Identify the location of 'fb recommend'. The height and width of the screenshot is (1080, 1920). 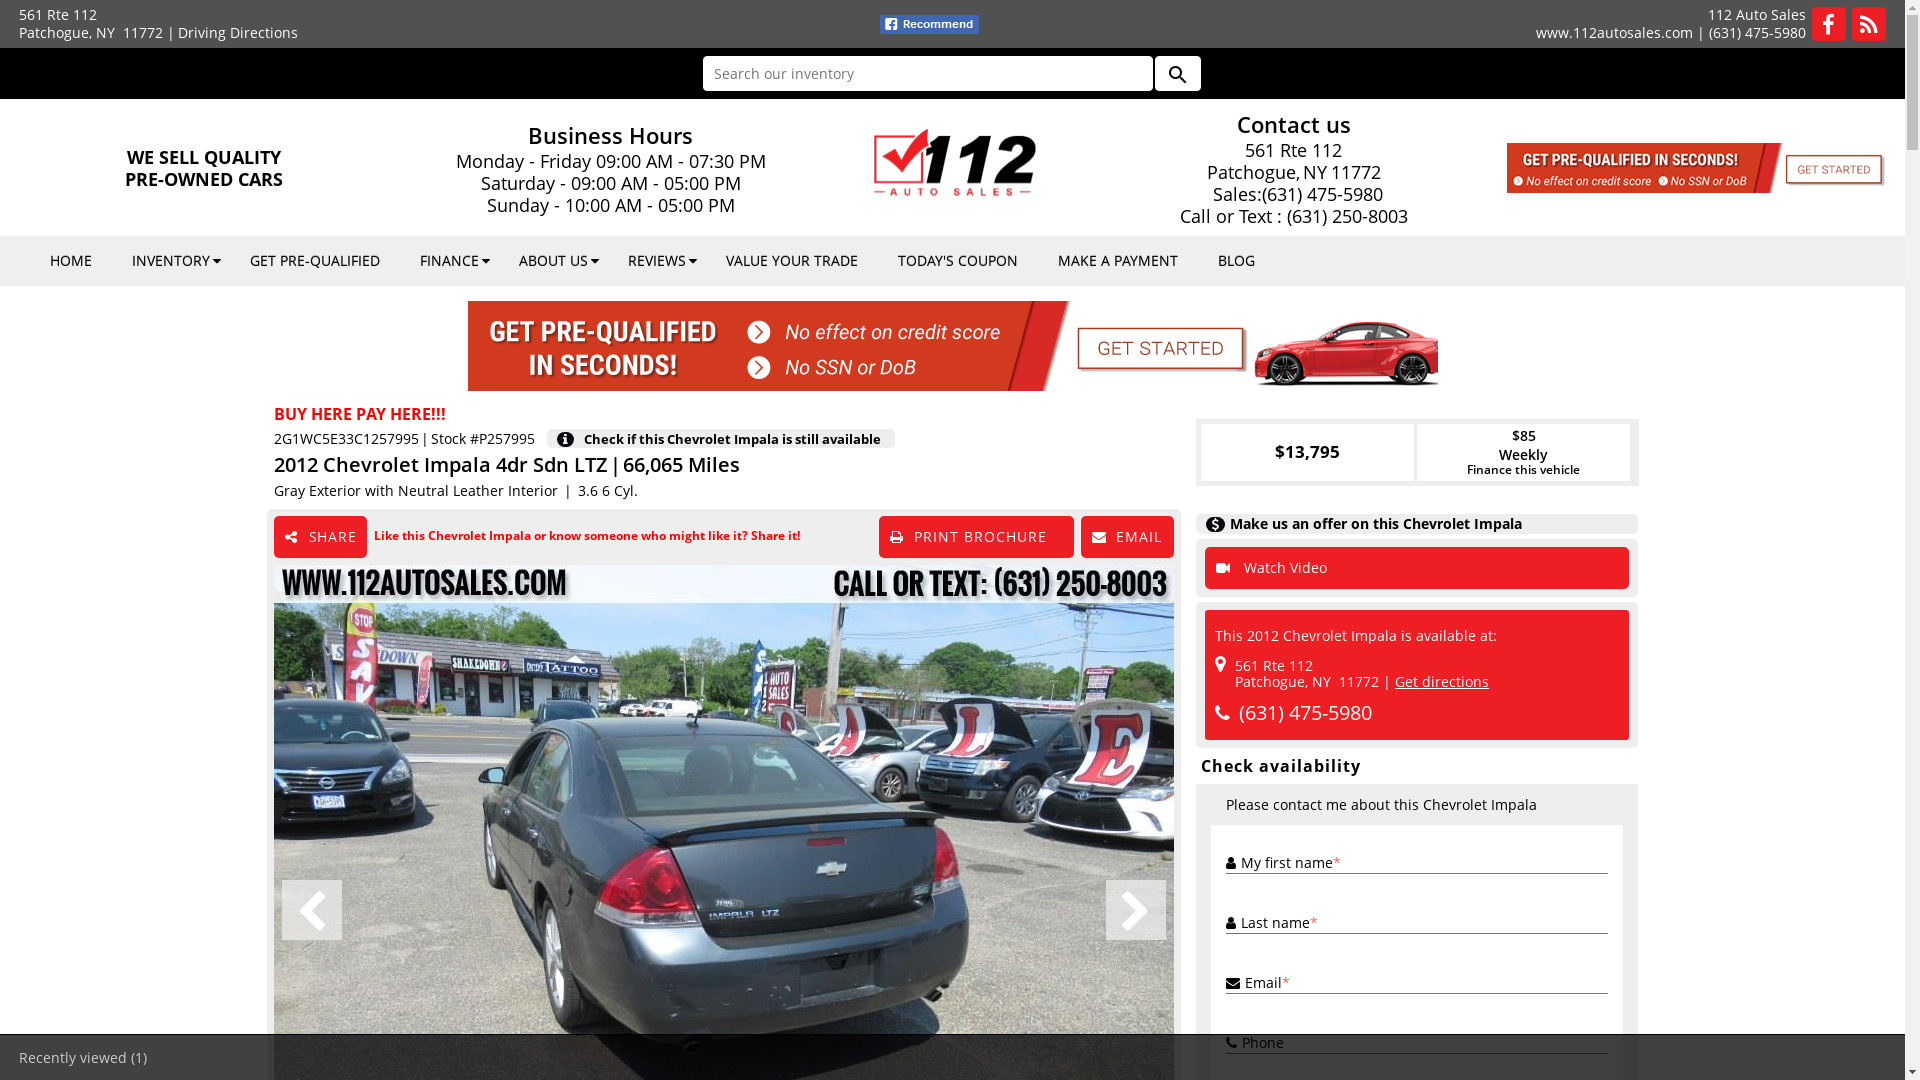
(928, 24).